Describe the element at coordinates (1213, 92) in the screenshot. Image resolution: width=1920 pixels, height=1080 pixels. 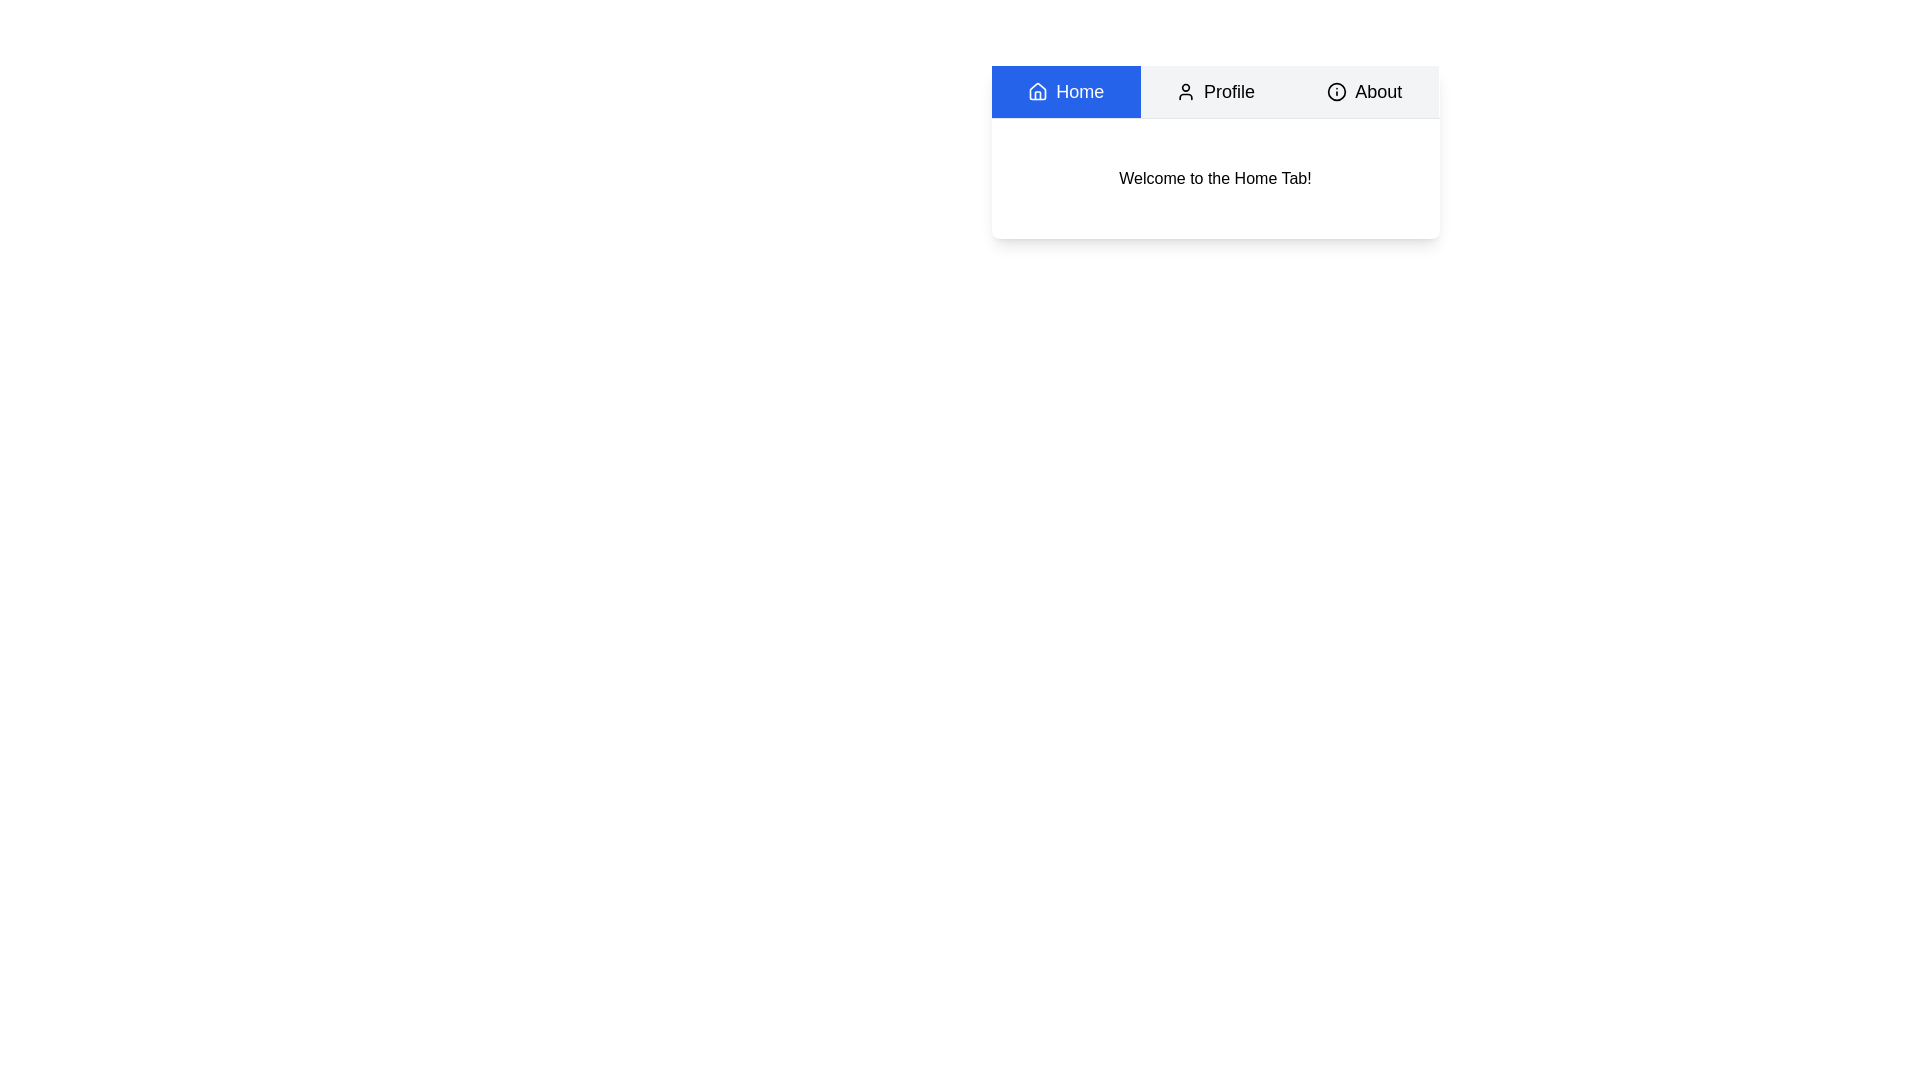
I see `the 'Profile' tab to switch to the Profile section` at that location.